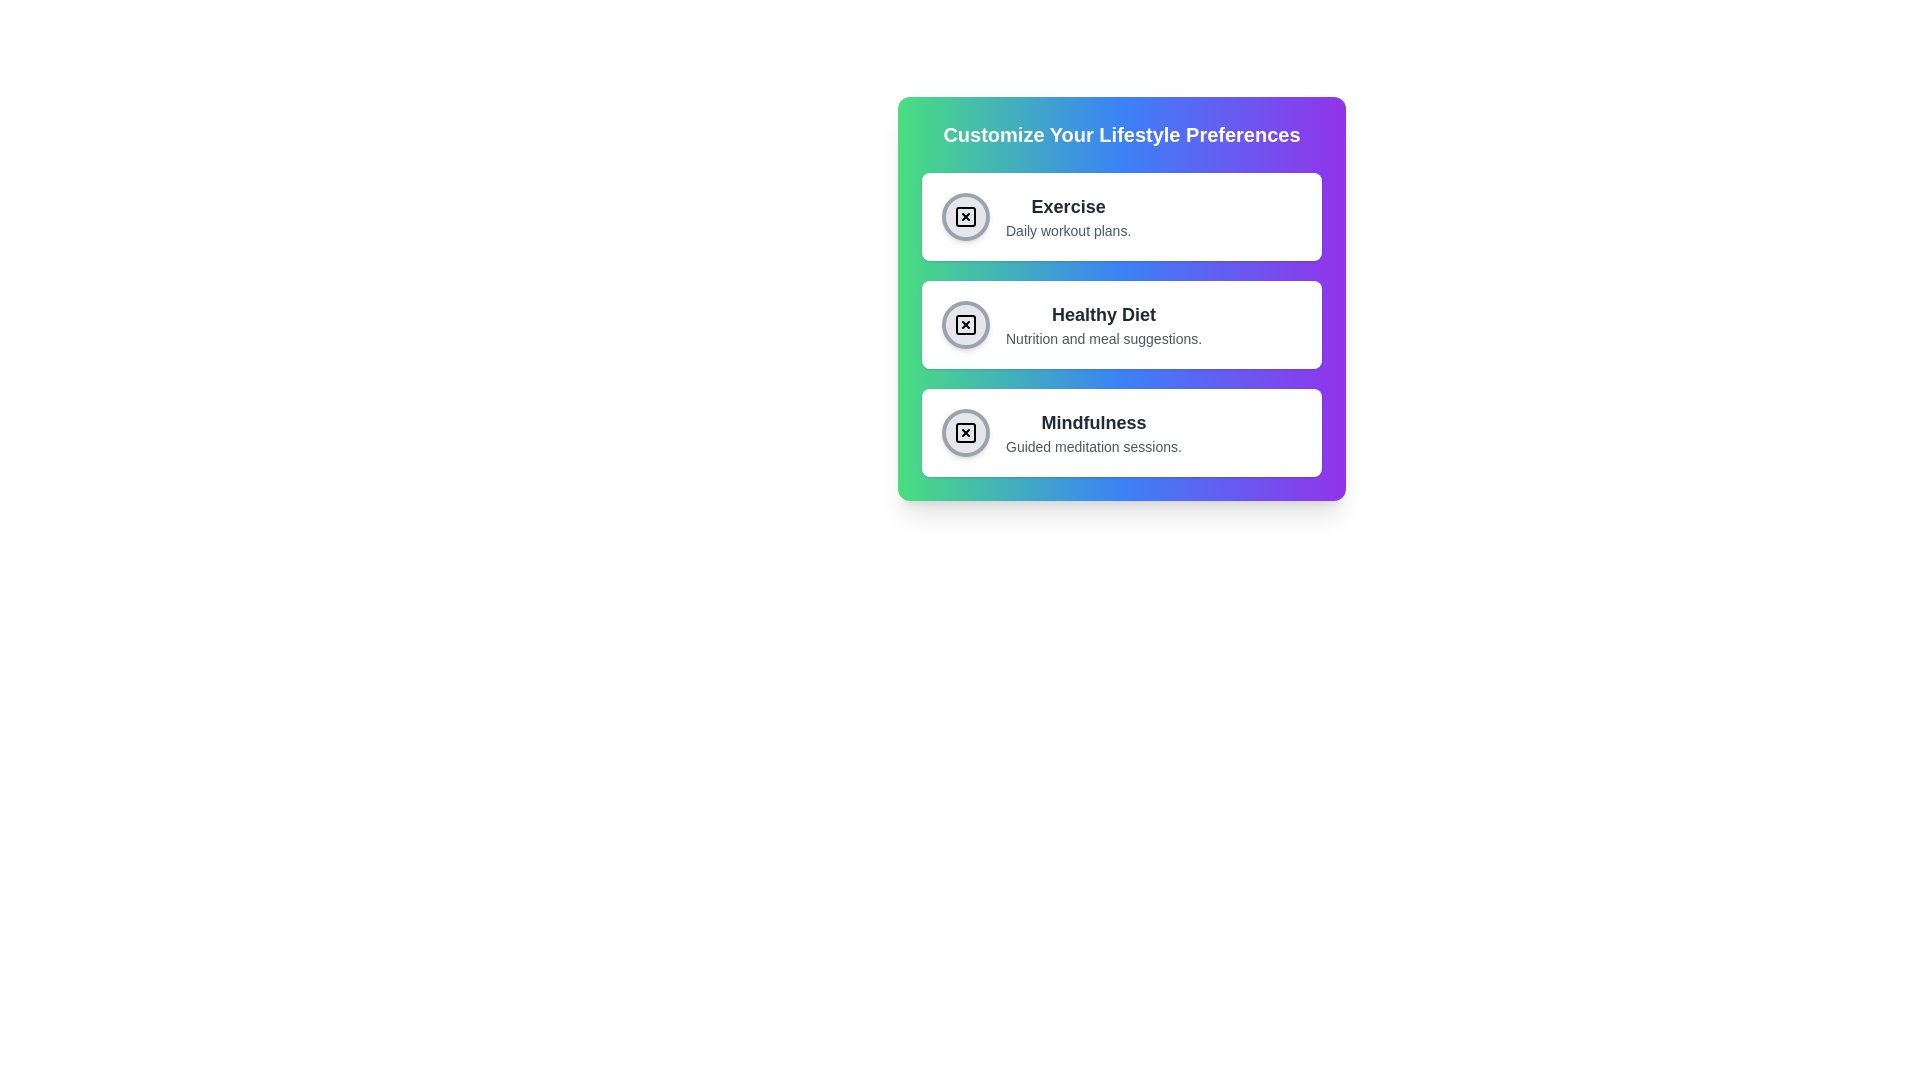 The width and height of the screenshot is (1920, 1080). Describe the element at coordinates (1122, 431) in the screenshot. I see `the 'Mindfulness' card, which has a white background, rounded corners, and contains the heading 'Mindfulness' in bold dark font along with the subtitle 'Guided meditation sessions.'` at that location.